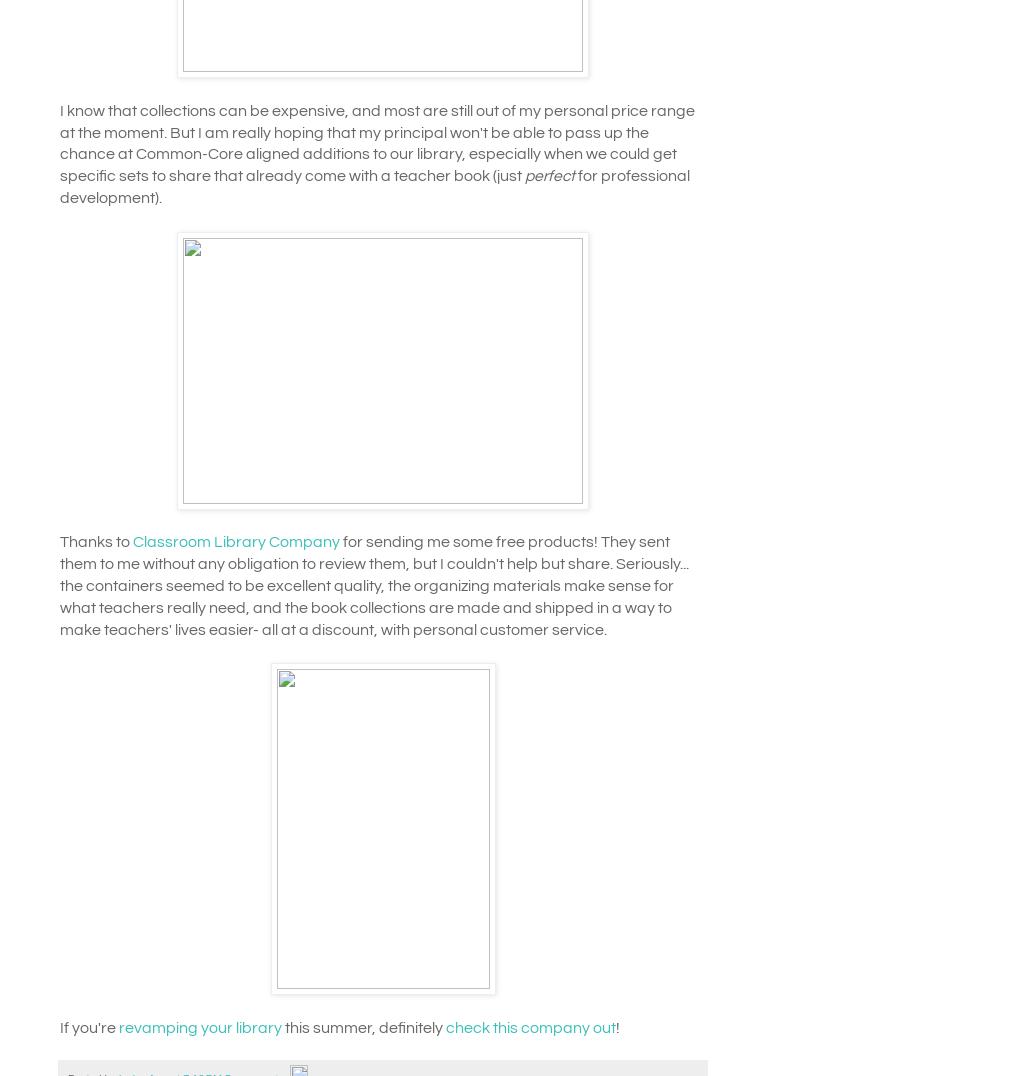 The width and height of the screenshot is (1028, 1076). What do you see at coordinates (118, 1026) in the screenshot?
I see `'revamping your library'` at bounding box center [118, 1026].